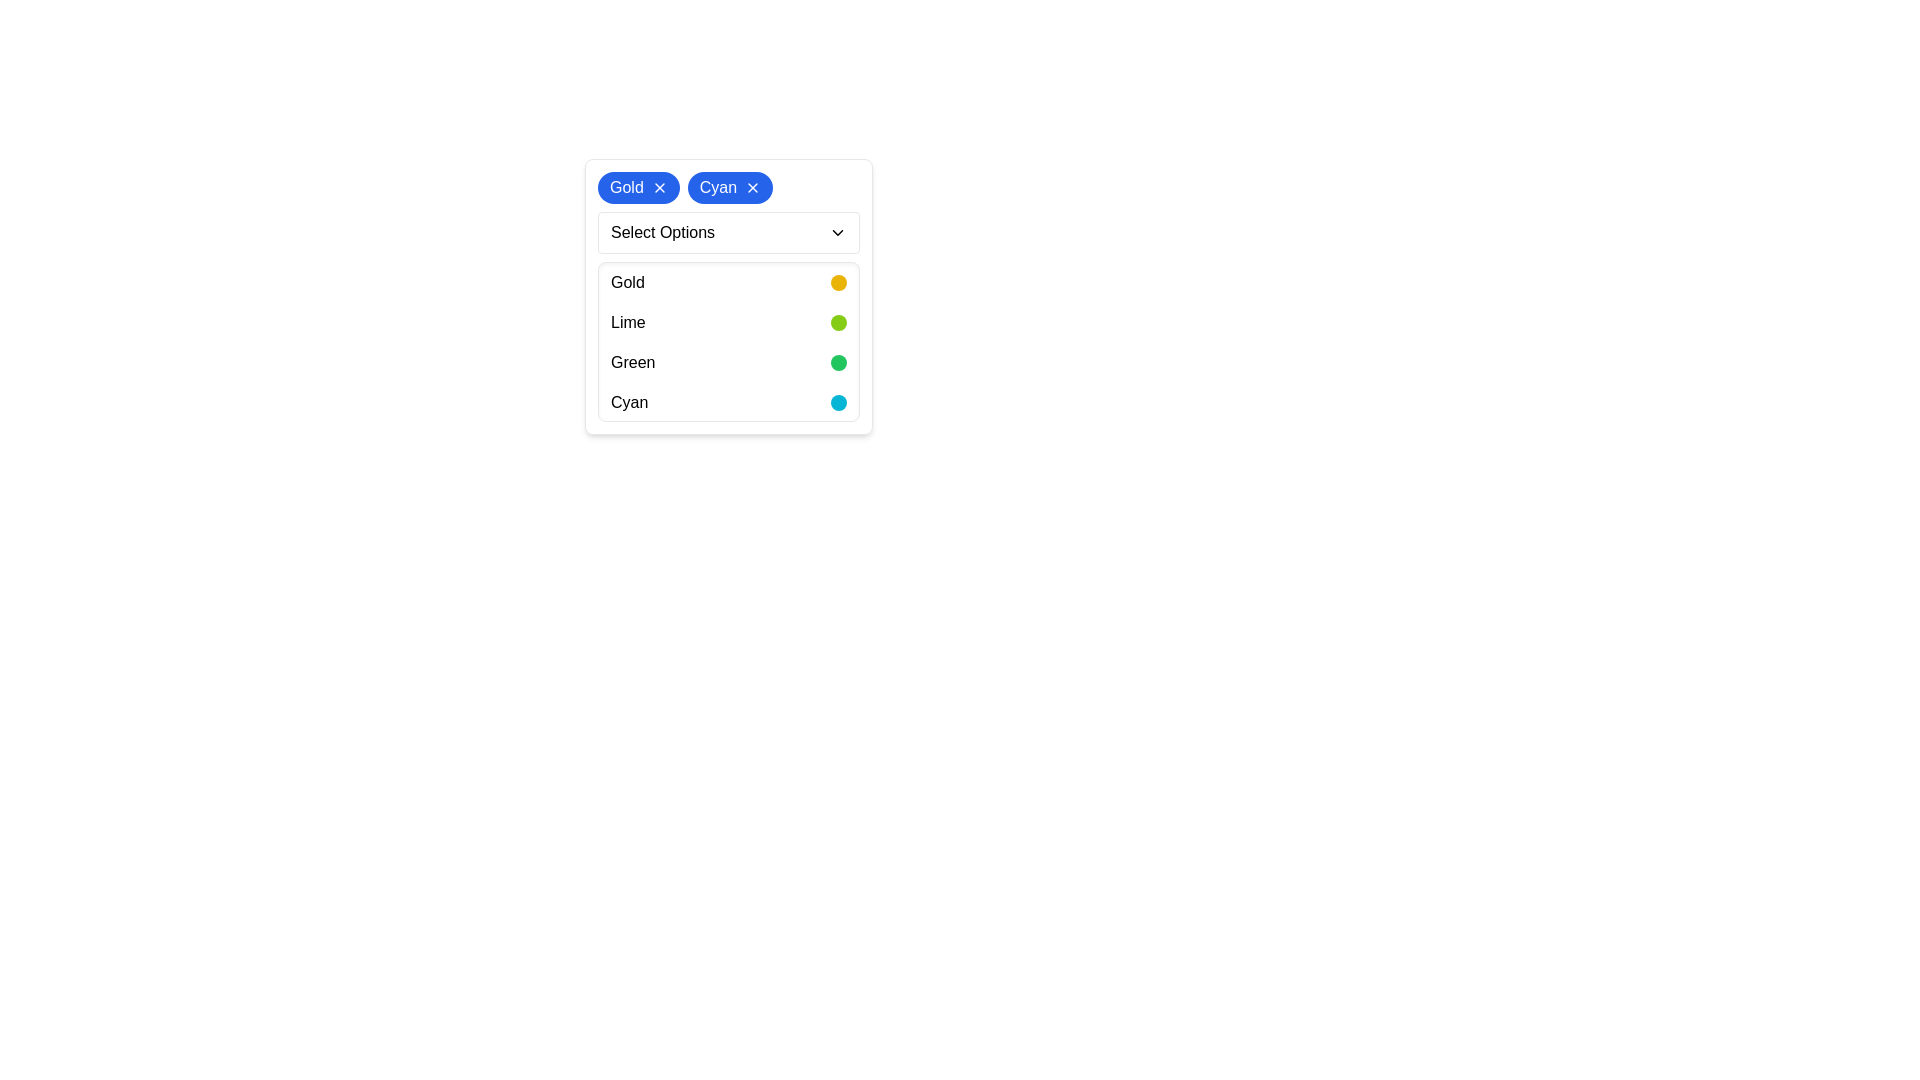 The width and height of the screenshot is (1920, 1080). Describe the element at coordinates (728, 362) in the screenshot. I see `the third item in the dropdown menu that represents the 'Green' category` at that location.